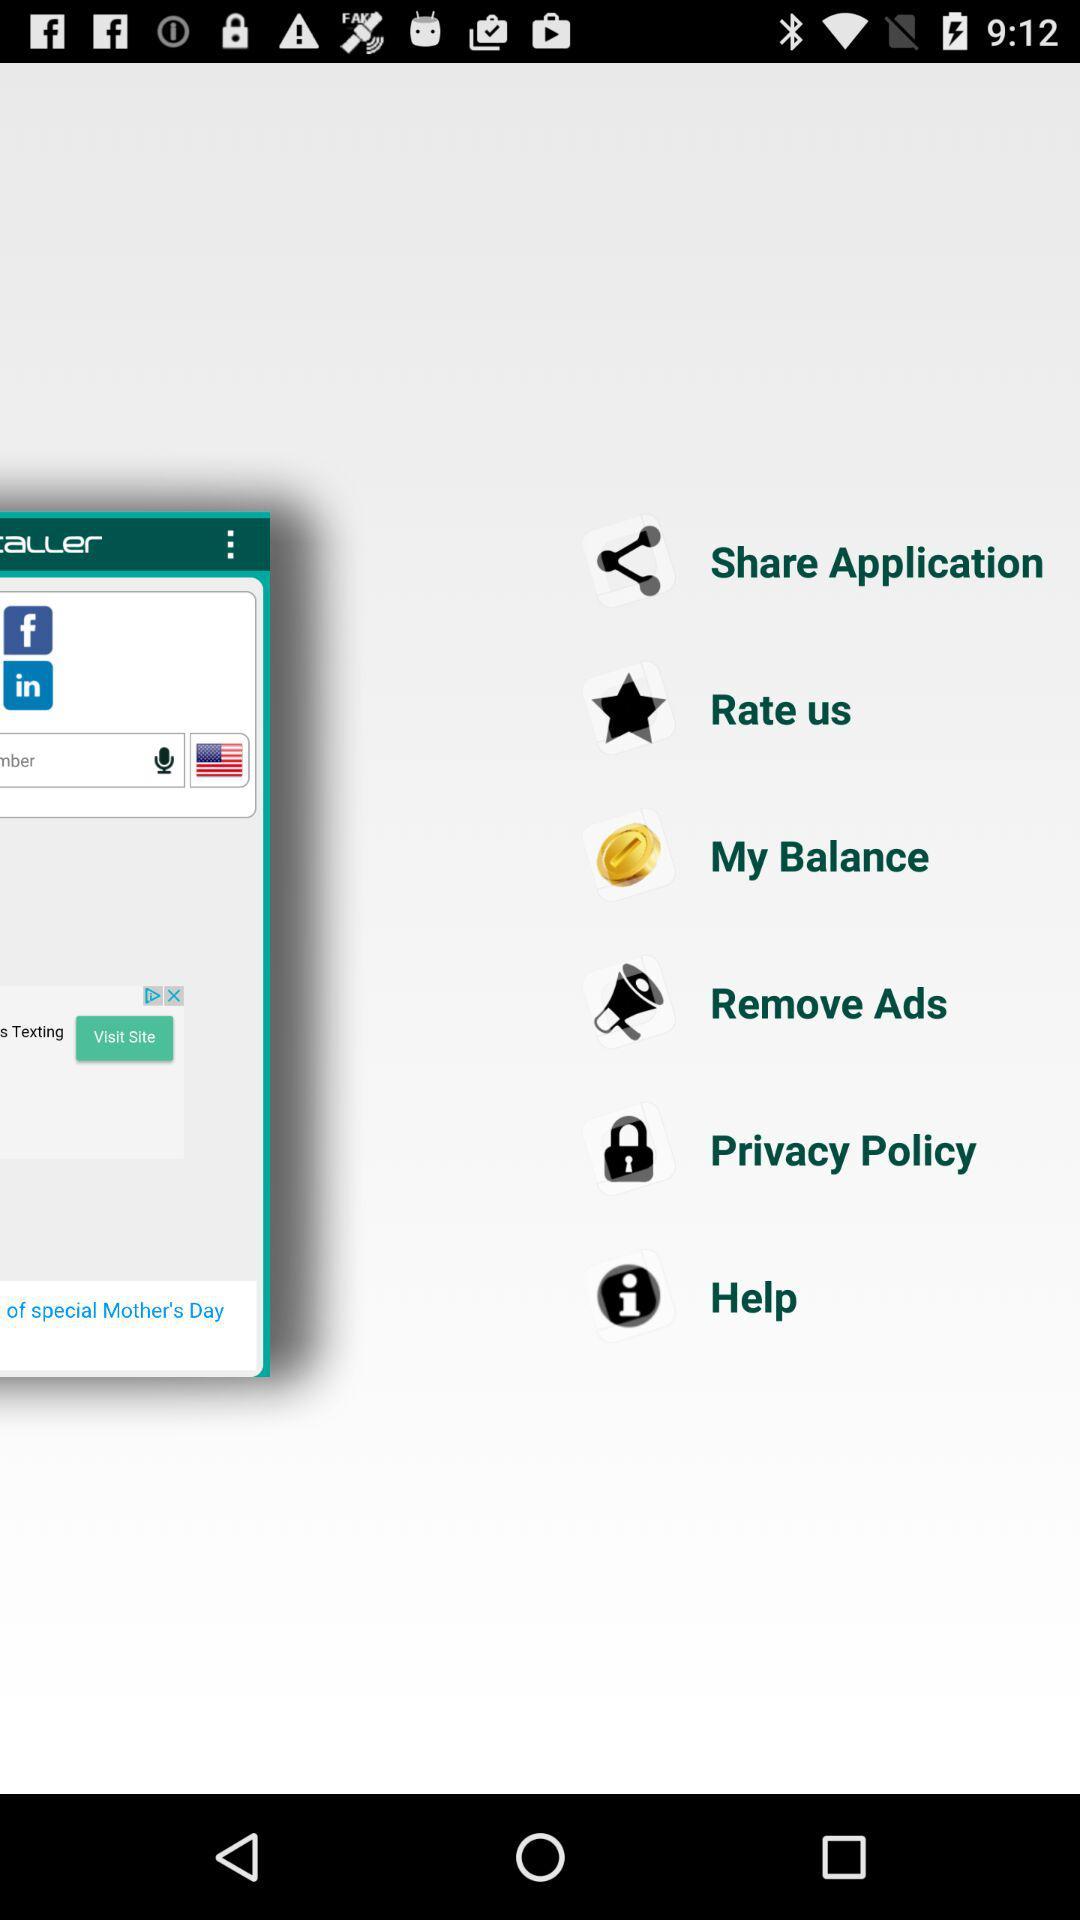 The height and width of the screenshot is (1920, 1080). I want to click on dictate phone number, so click(163, 759).